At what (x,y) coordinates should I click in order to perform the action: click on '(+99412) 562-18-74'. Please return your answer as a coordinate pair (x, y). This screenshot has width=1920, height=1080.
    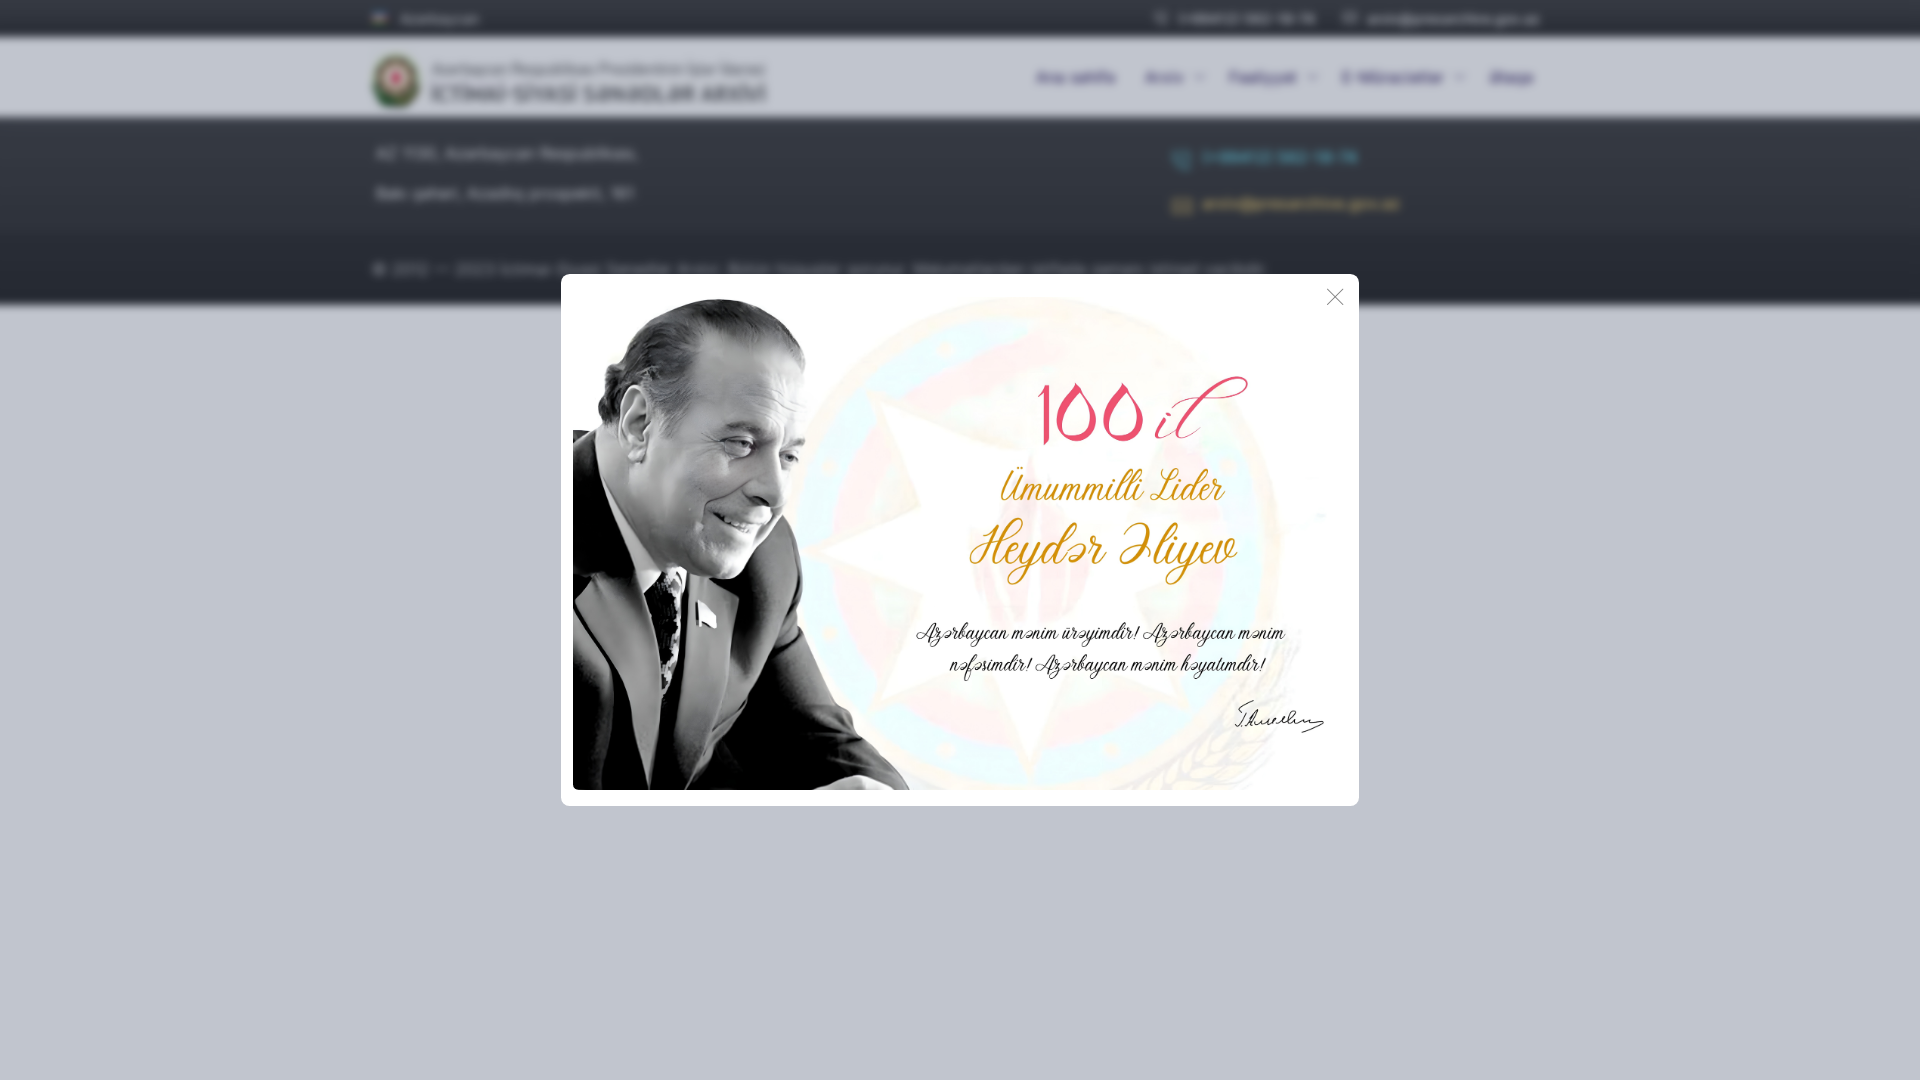
    Looking at the image, I should click on (1233, 18).